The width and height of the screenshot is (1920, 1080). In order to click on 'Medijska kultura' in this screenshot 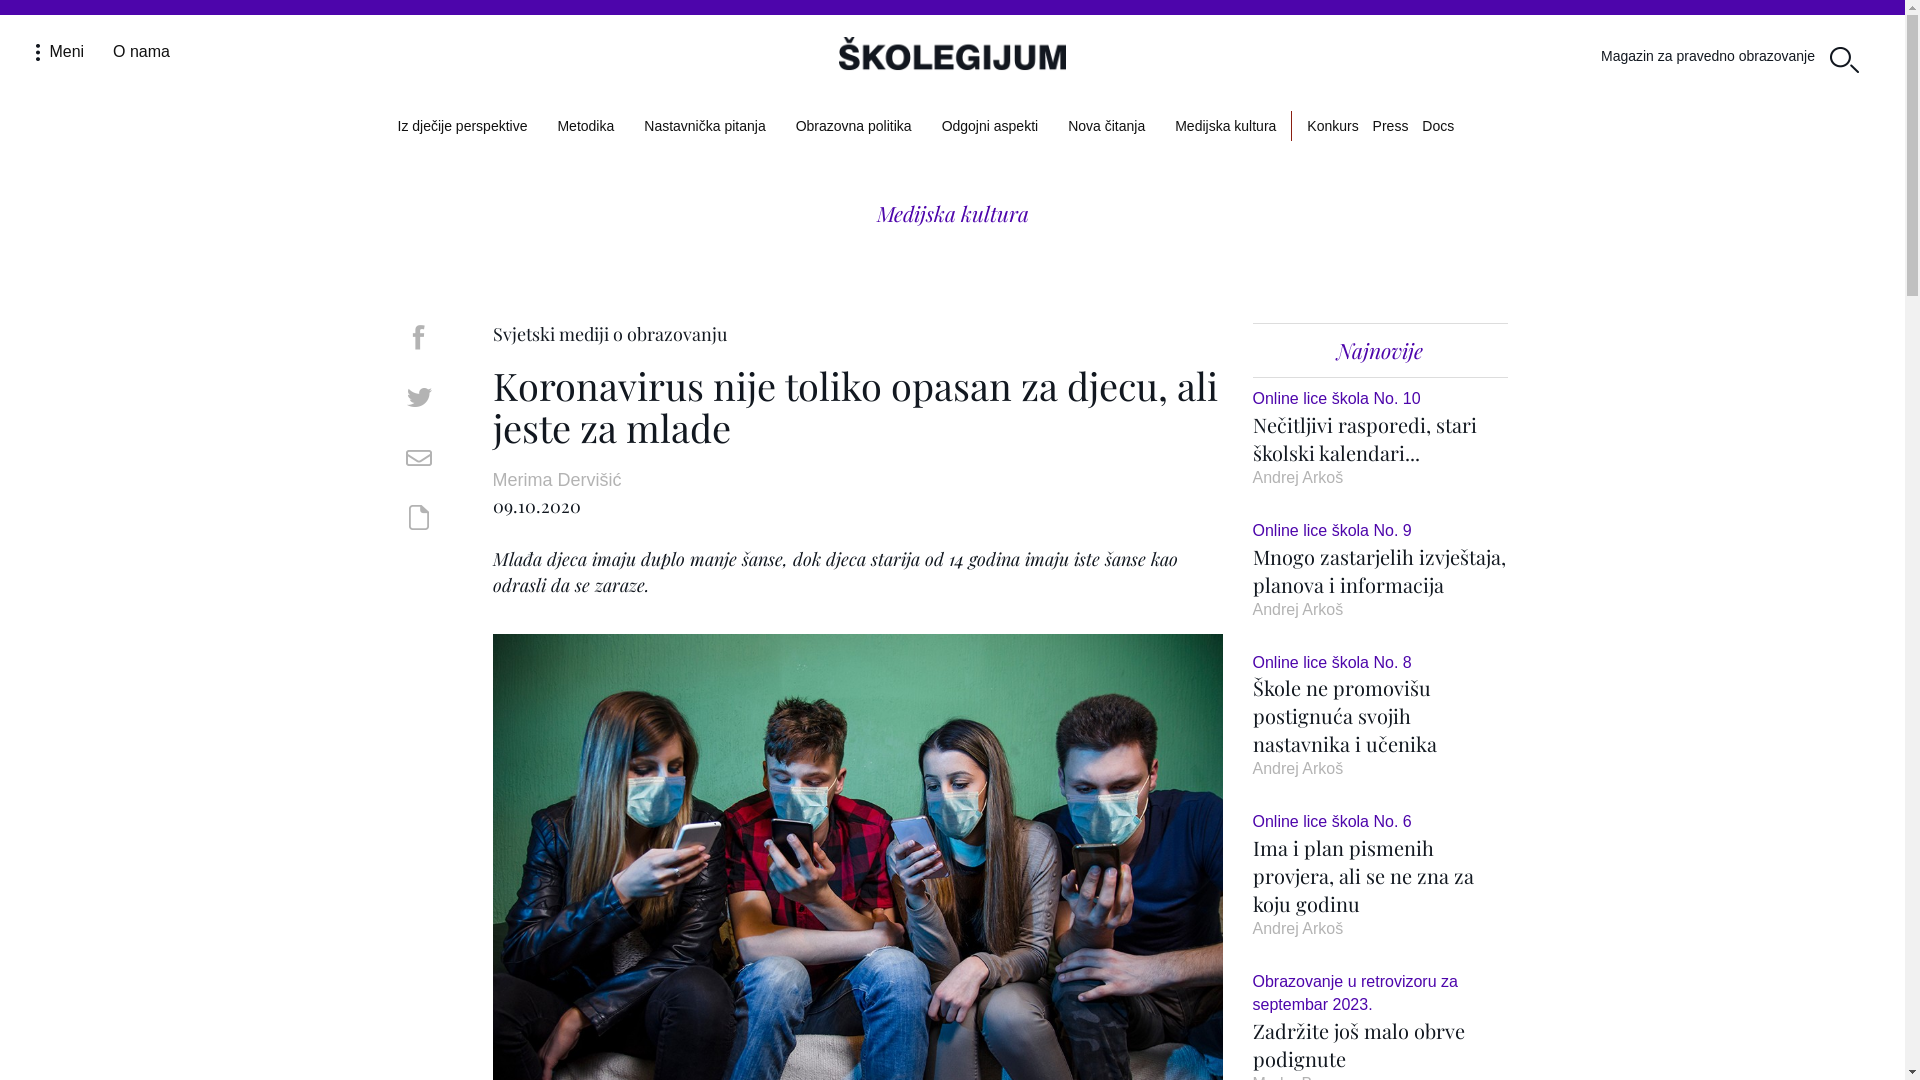, I will do `click(1224, 126)`.